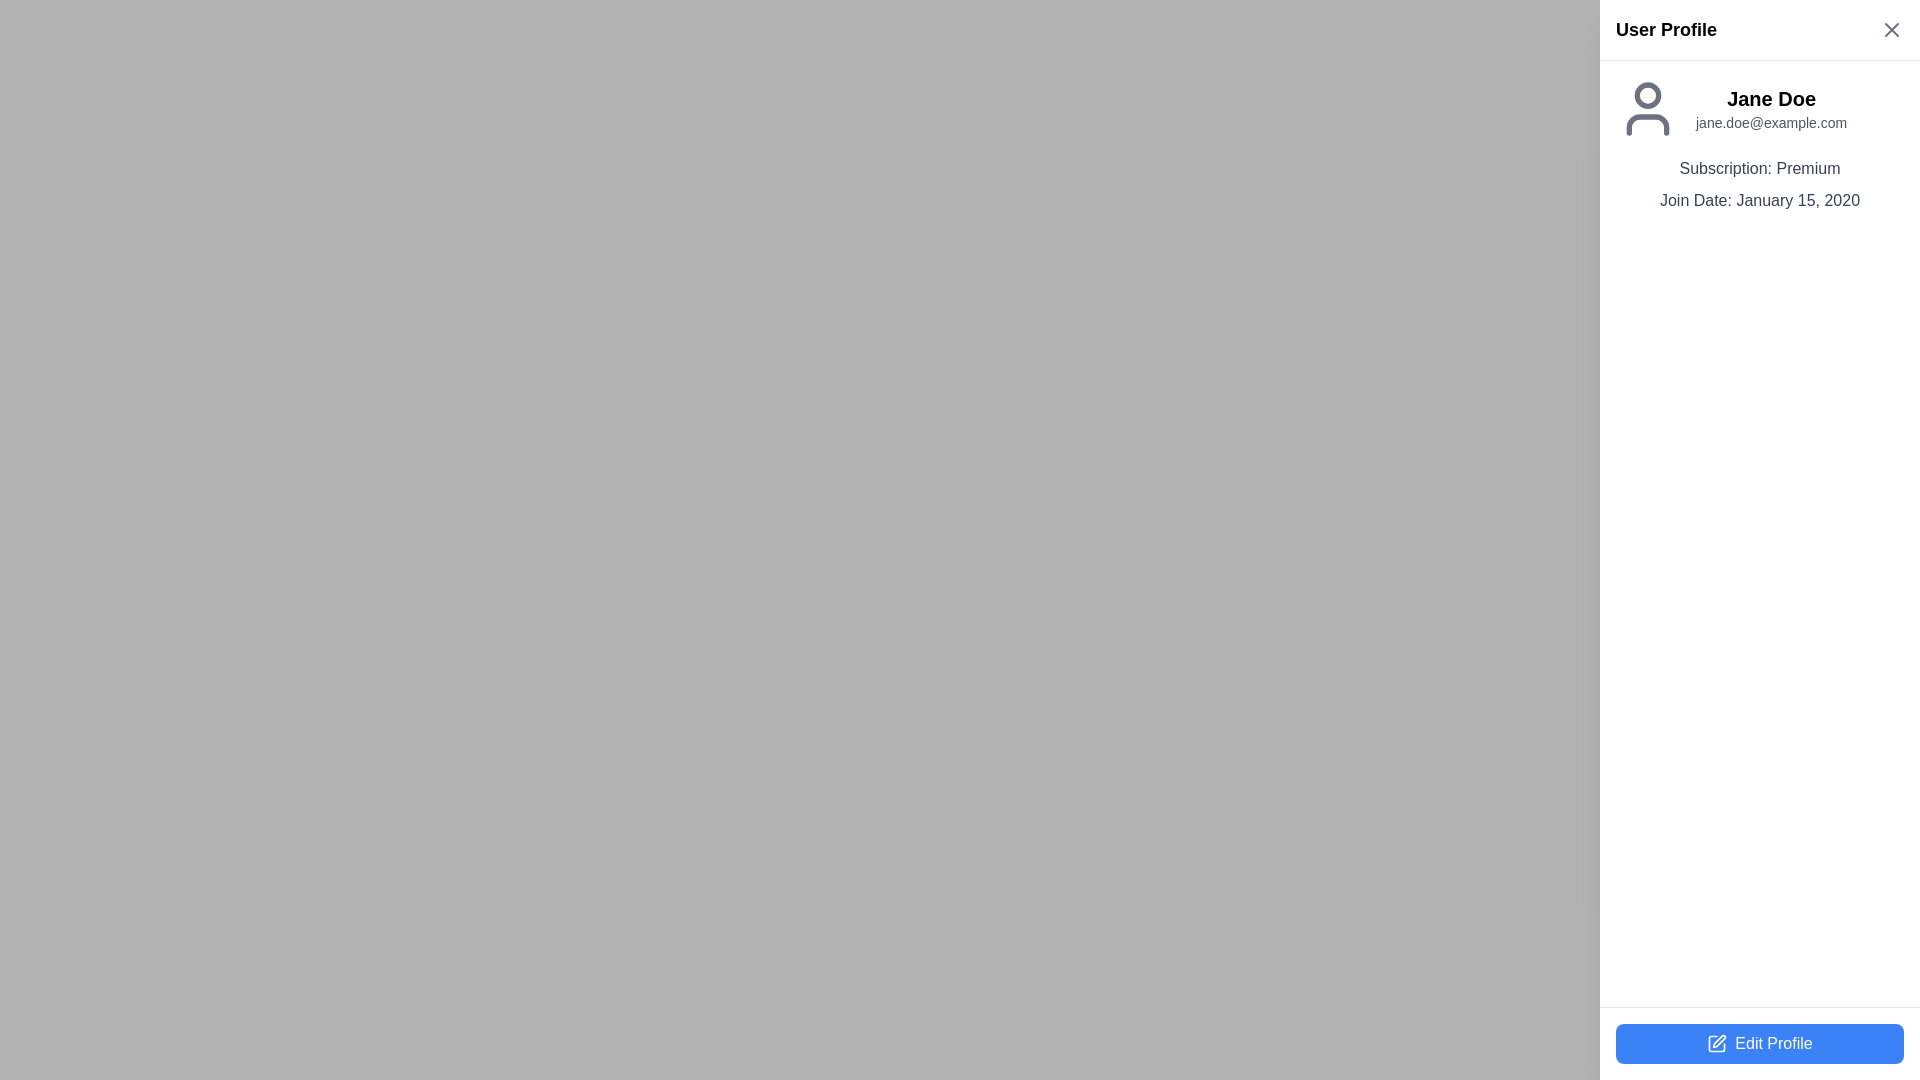 The height and width of the screenshot is (1080, 1920). Describe the element at coordinates (1890, 30) in the screenshot. I see `the 'X' icon button in the top right corner of the 'User Profile' header` at that location.